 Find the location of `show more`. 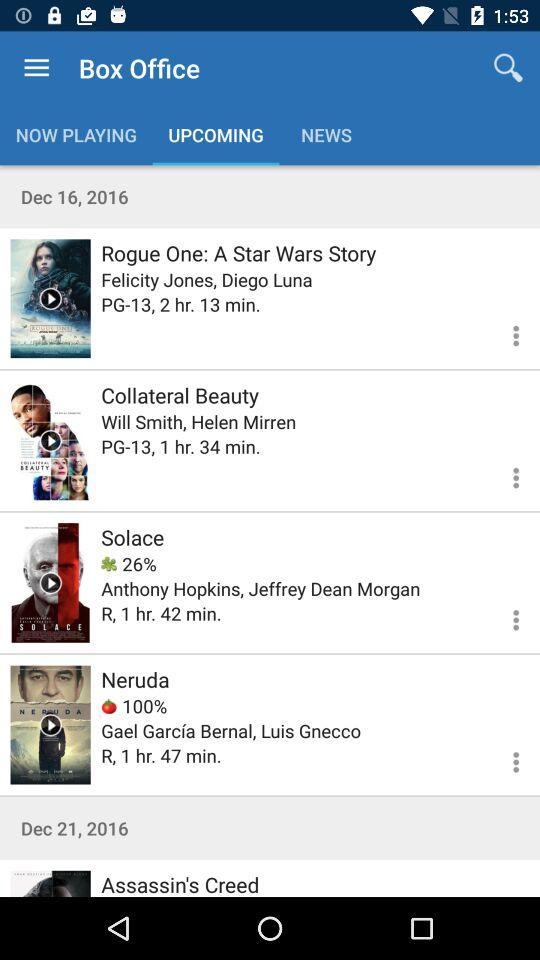

show more is located at coordinates (503, 475).